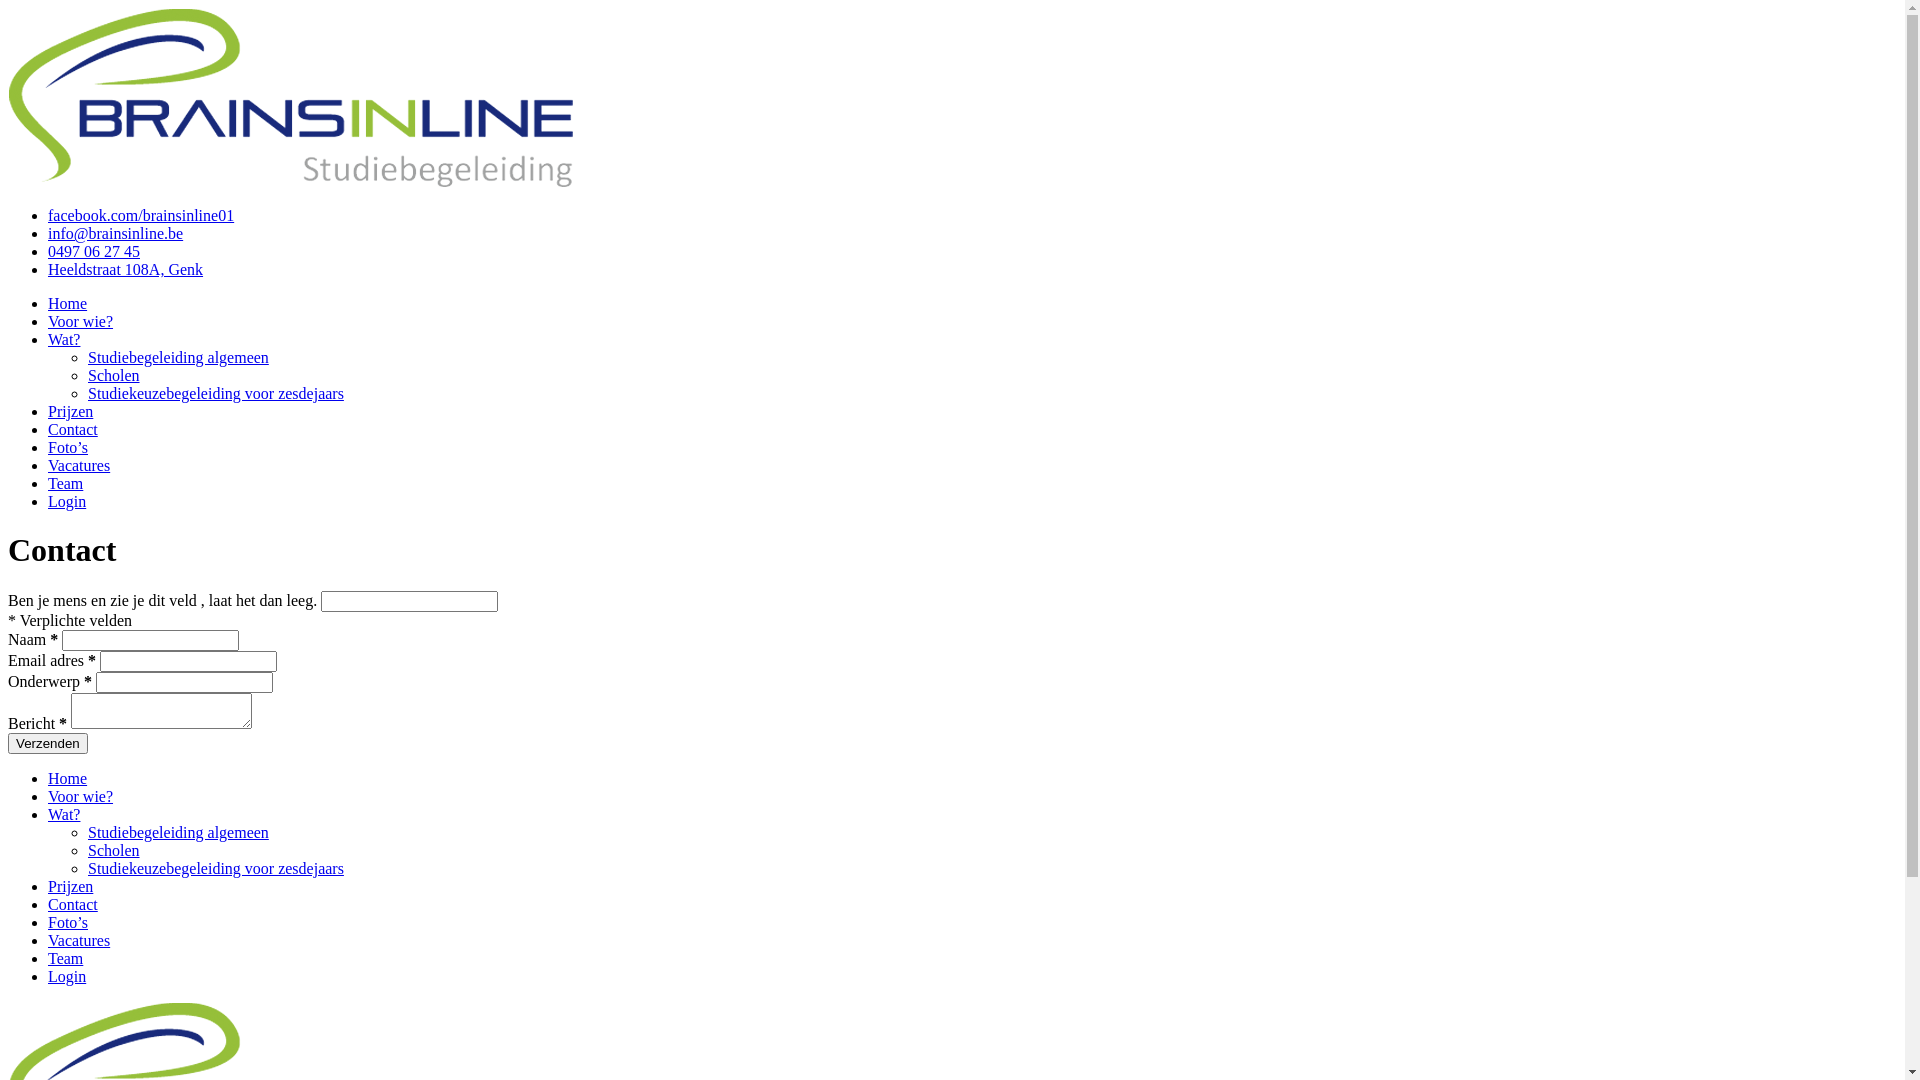  I want to click on 'Team', so click(65, 957).